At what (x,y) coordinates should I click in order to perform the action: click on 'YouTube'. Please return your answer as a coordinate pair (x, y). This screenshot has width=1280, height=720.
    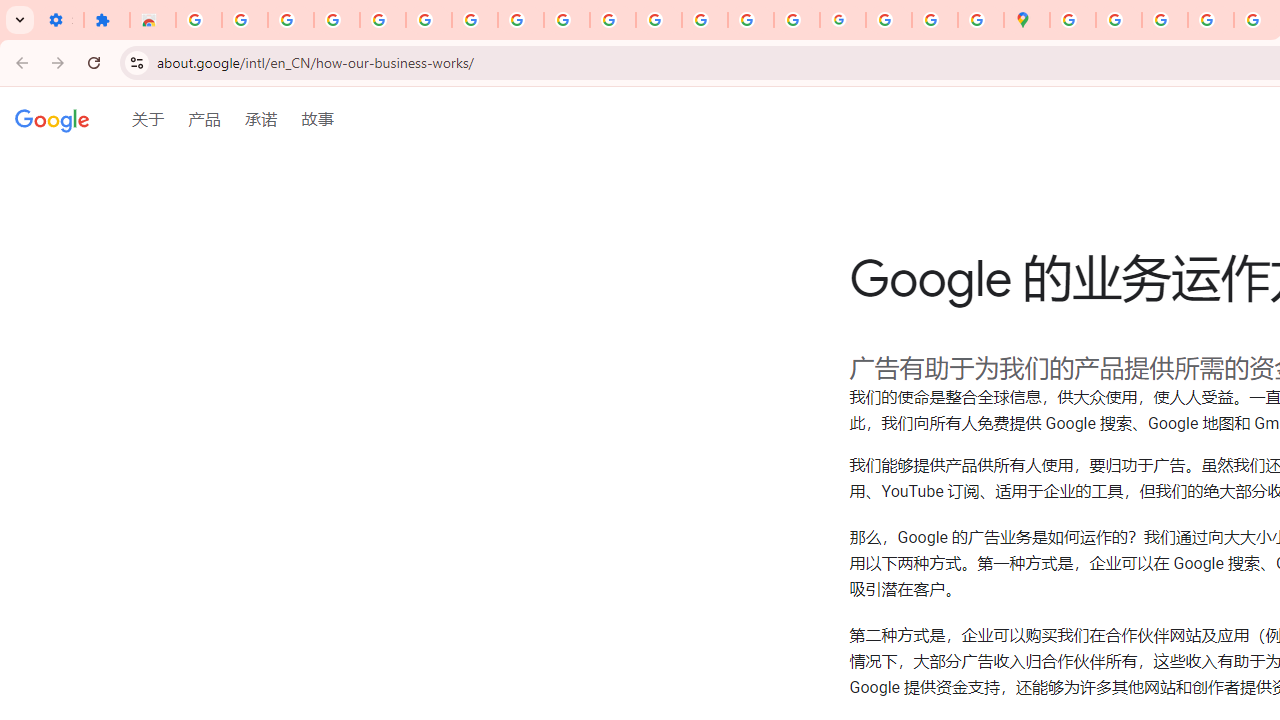
    Looking at the image, I should click on (566, 20).